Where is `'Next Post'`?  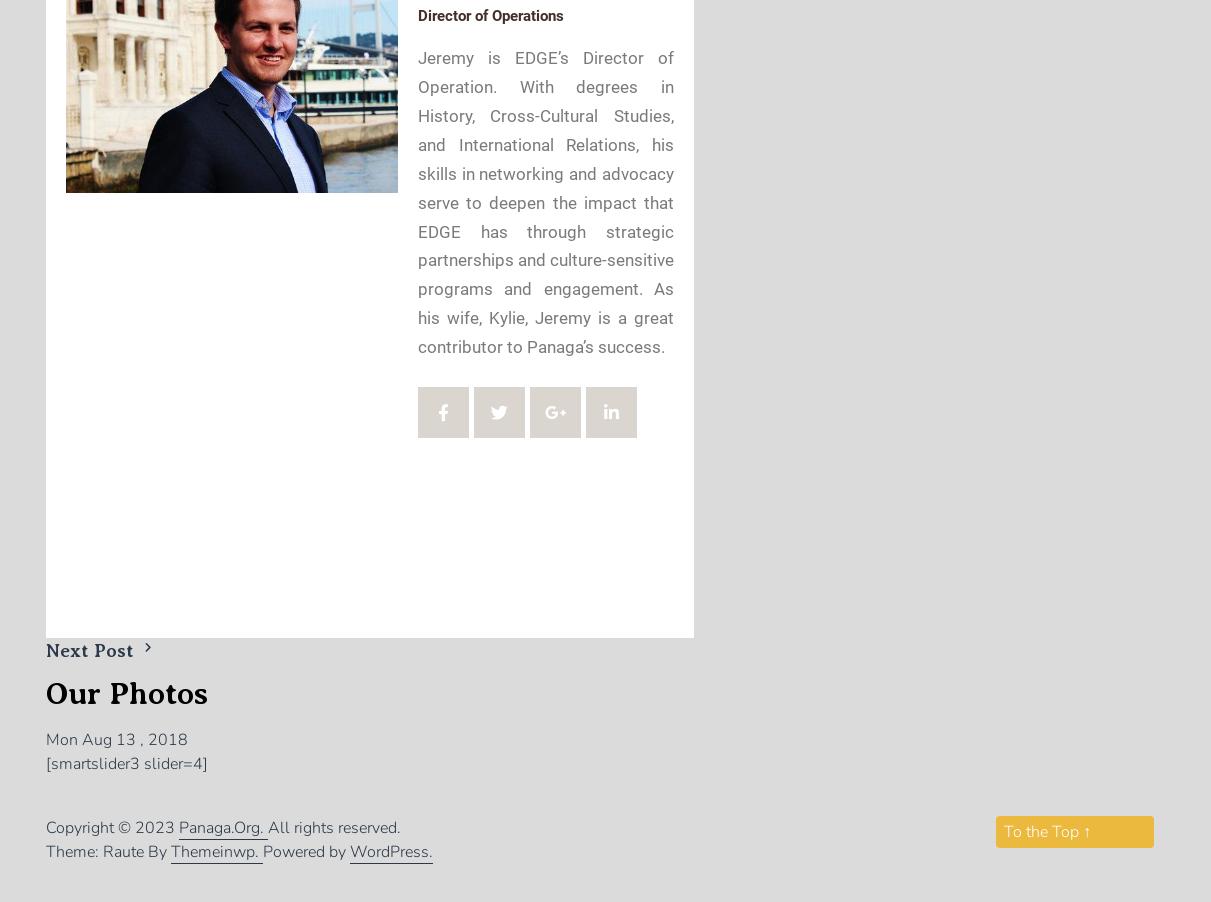
'Next Post' is located at coordinates (92, 649).